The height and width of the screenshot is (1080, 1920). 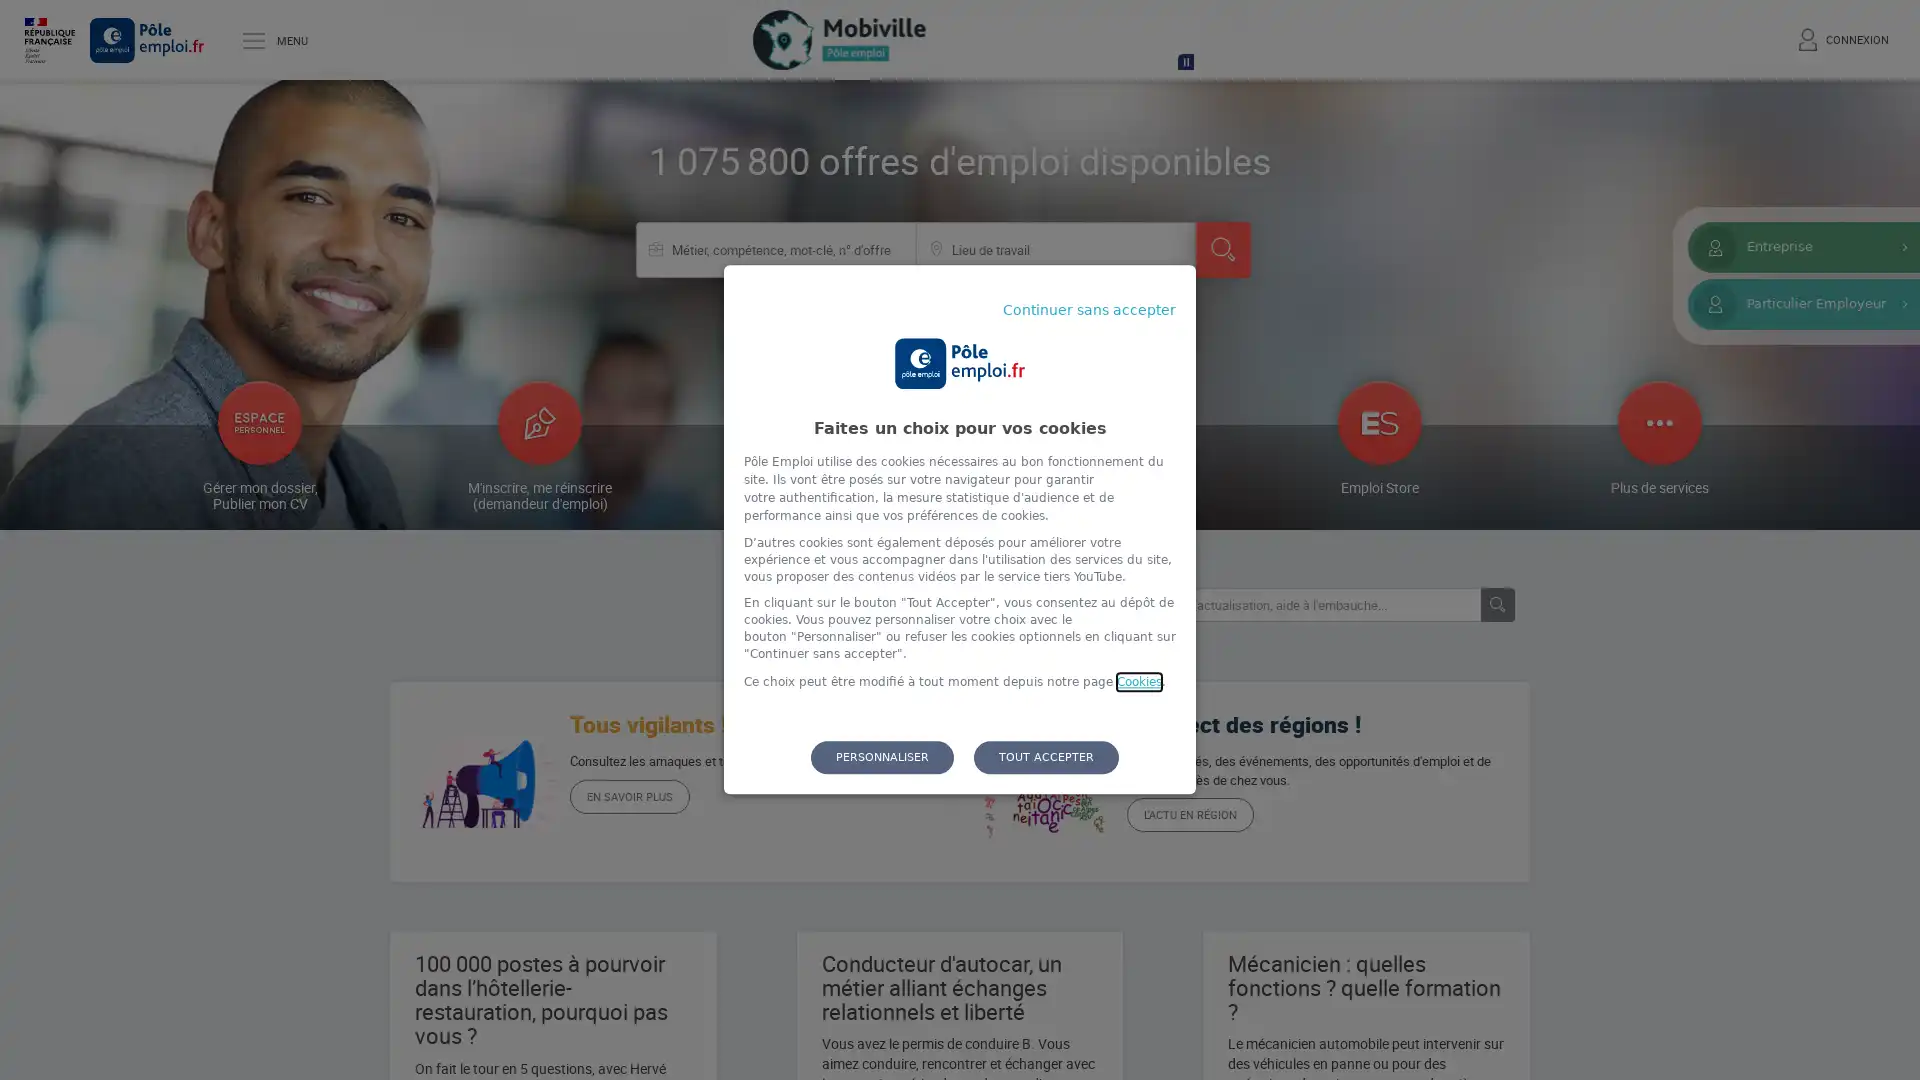 I want to click on METTRE LE CARROUSEL EN PAUSE, so click(x=1185, y=60).